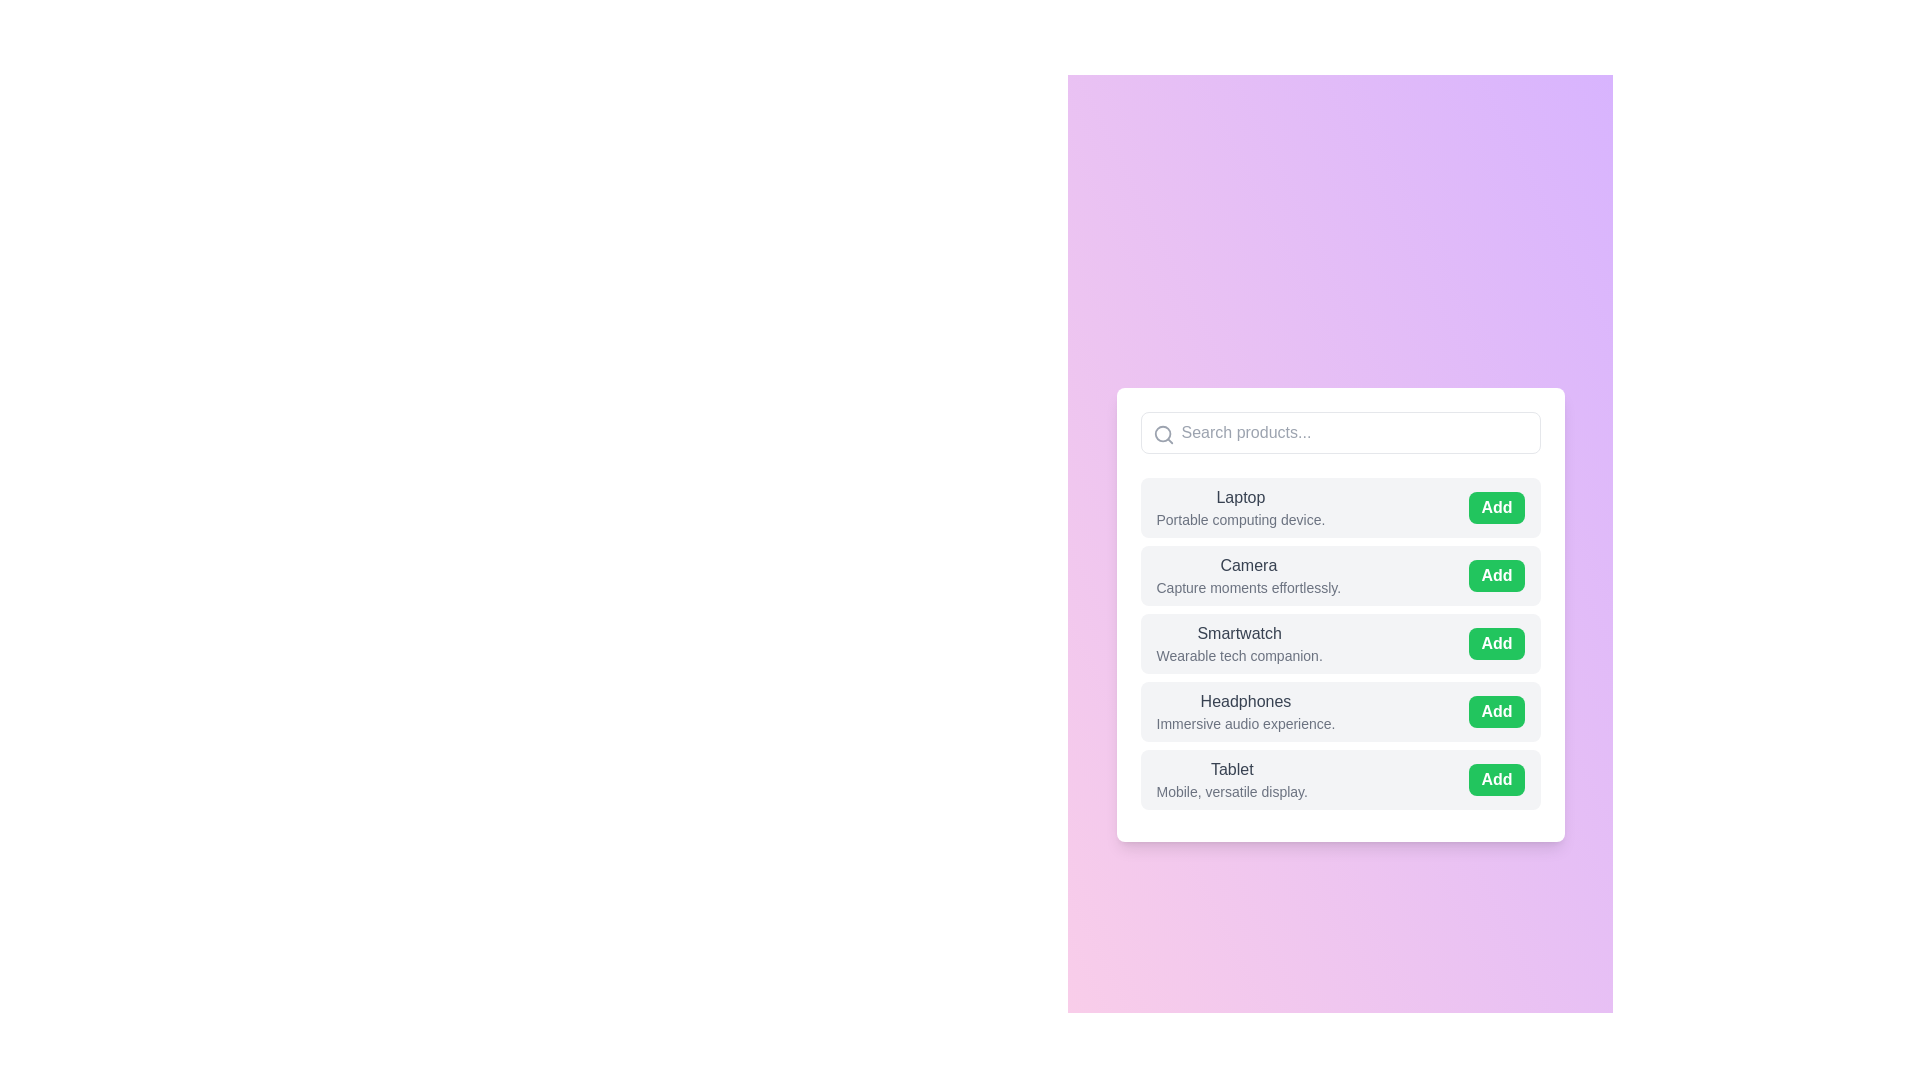  What do you see at coordinates (1245, 711) in the screenshot?
I see `the Text display element that represents the product 'Headphones' with the description 'Immersive audio experience', located in a vertical list of product descriptions` at bounding box center [1245, 711].